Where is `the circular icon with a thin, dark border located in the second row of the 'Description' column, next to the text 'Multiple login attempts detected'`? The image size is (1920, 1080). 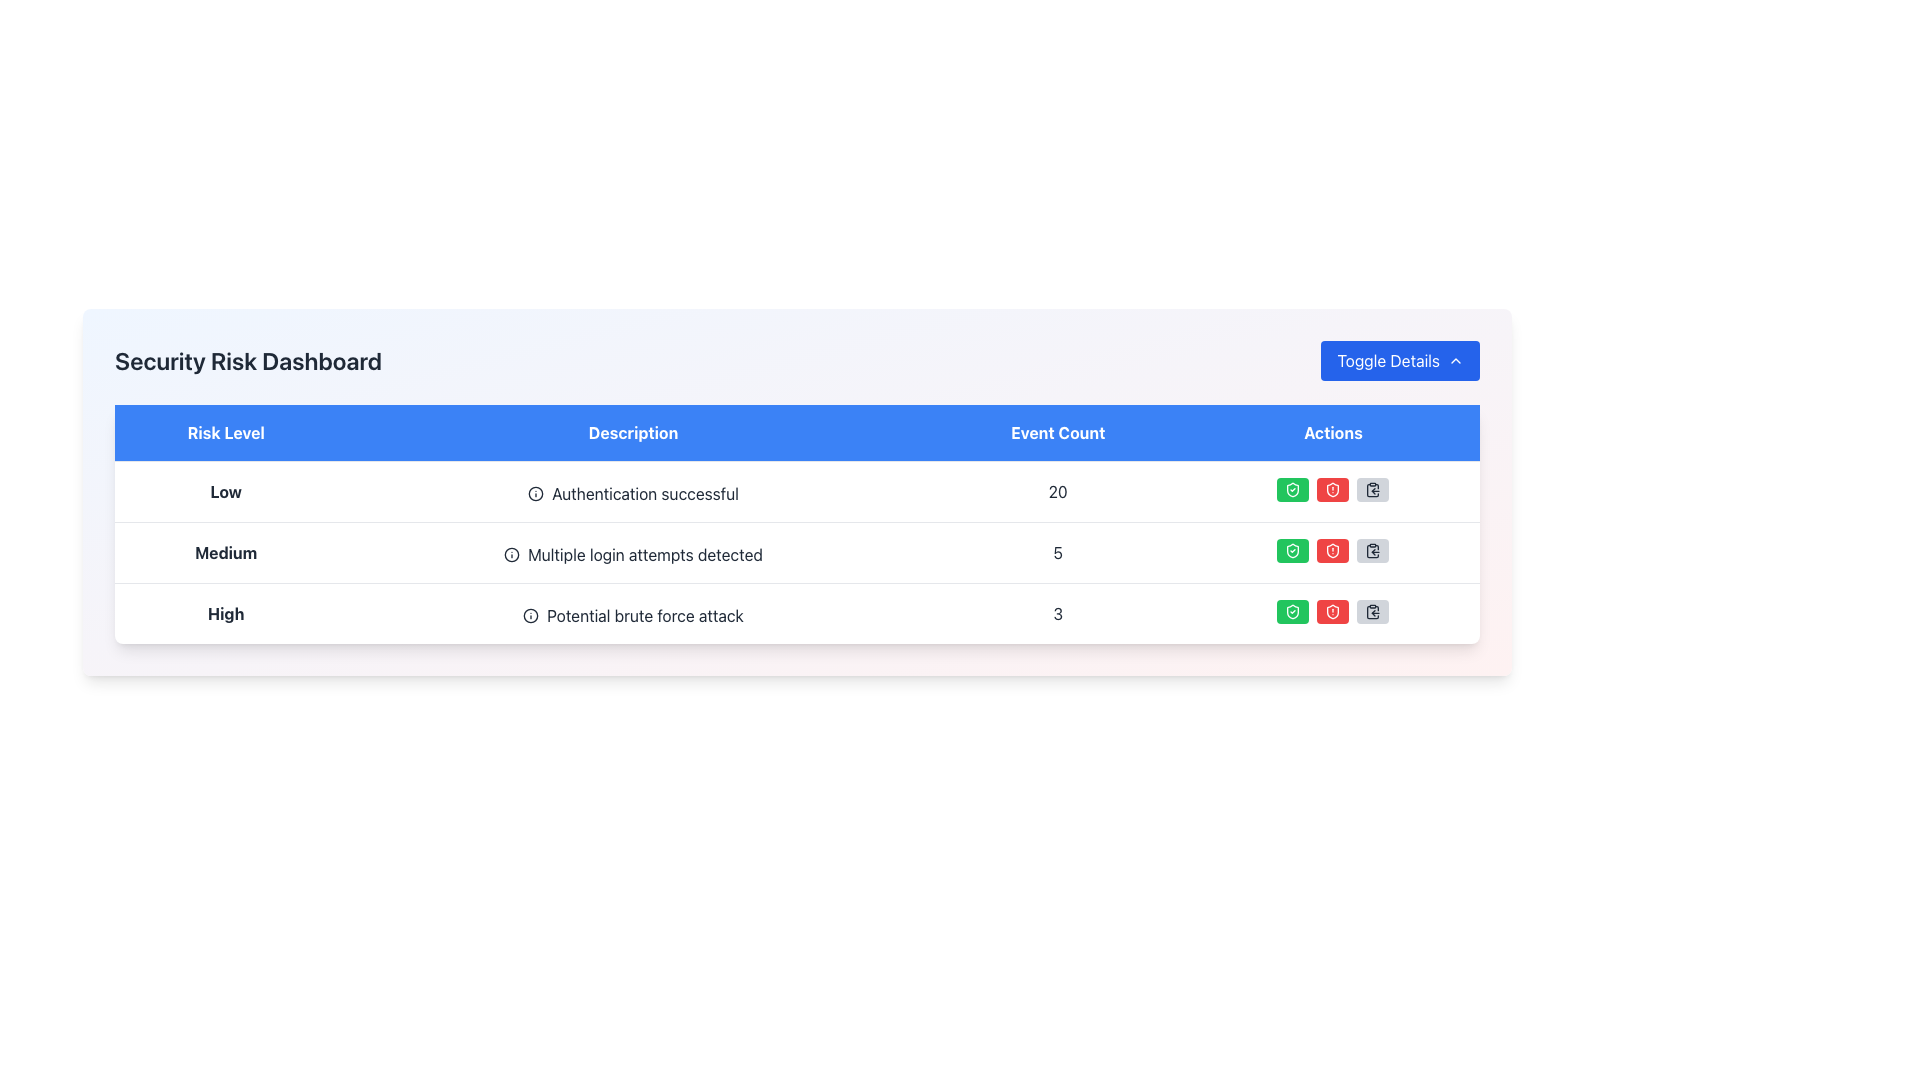
the circular icon with a thin, dark border located in the second row of the 'Description' column, next to the text 'Multiple login attempts detected' is located at coordinates (512, 555).